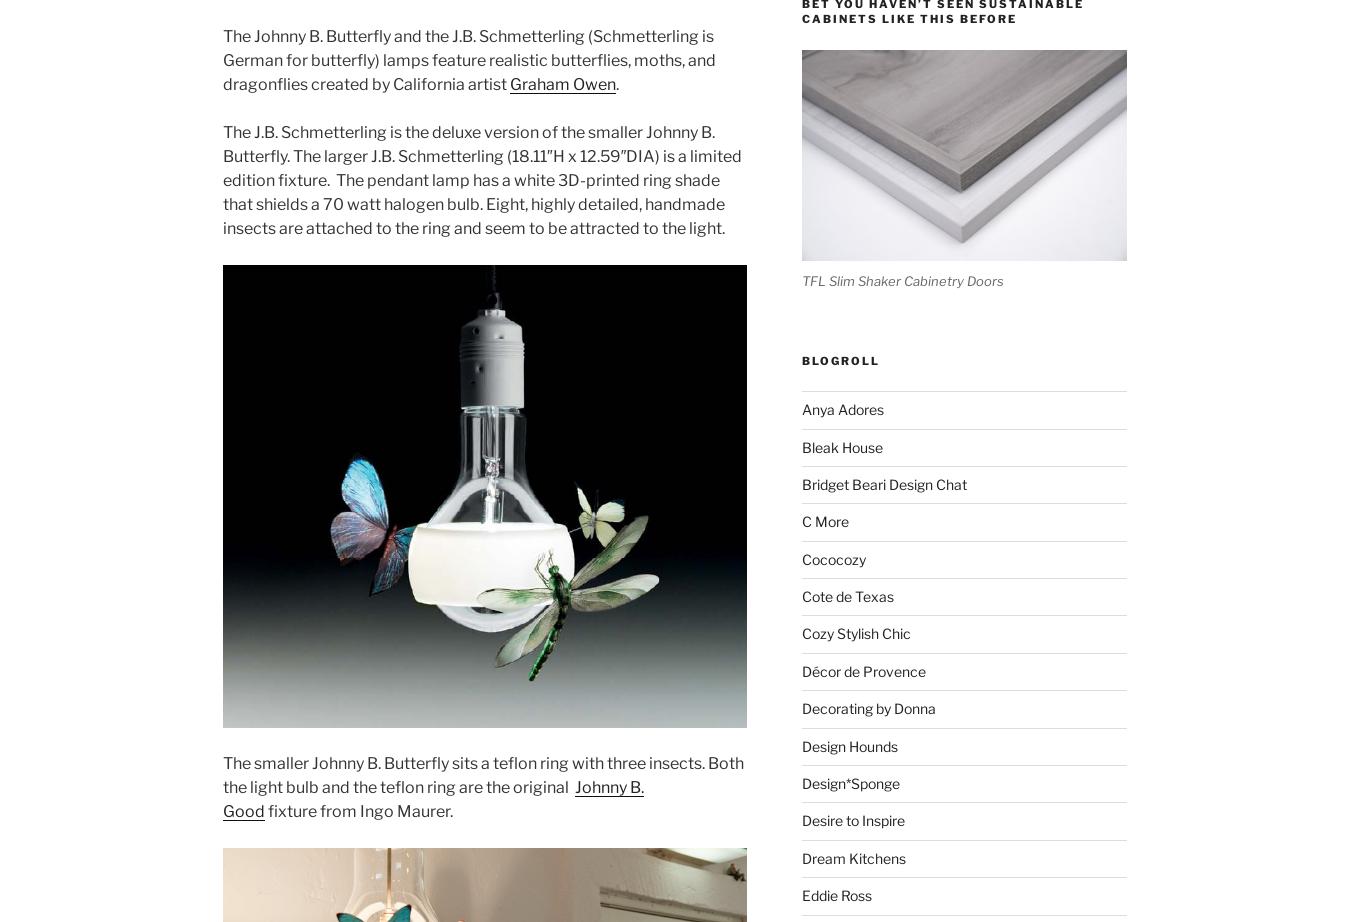 The height and width of the screenshot is (922, 1350). I want to click on 'Dream Kitchens', so click(800, 856).